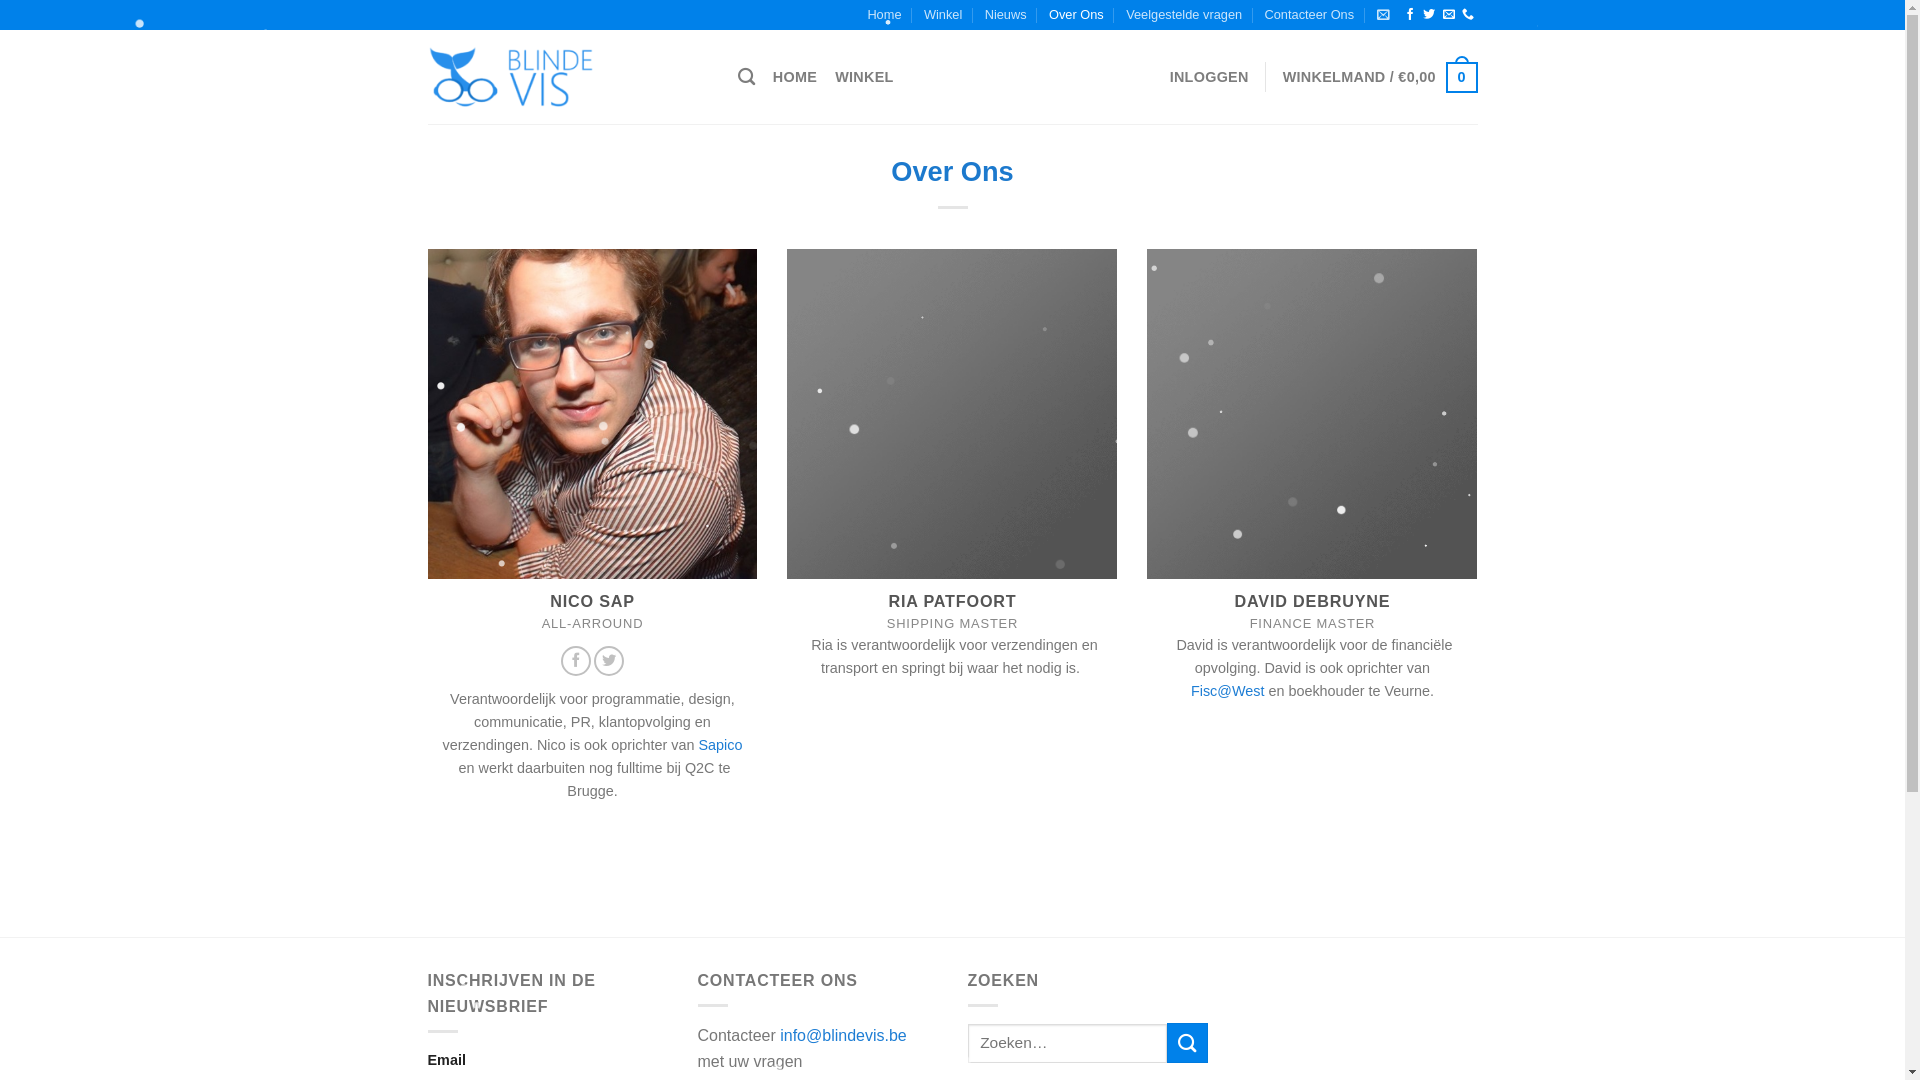  I want to click on 'Nieuws', so click(1006, 15).